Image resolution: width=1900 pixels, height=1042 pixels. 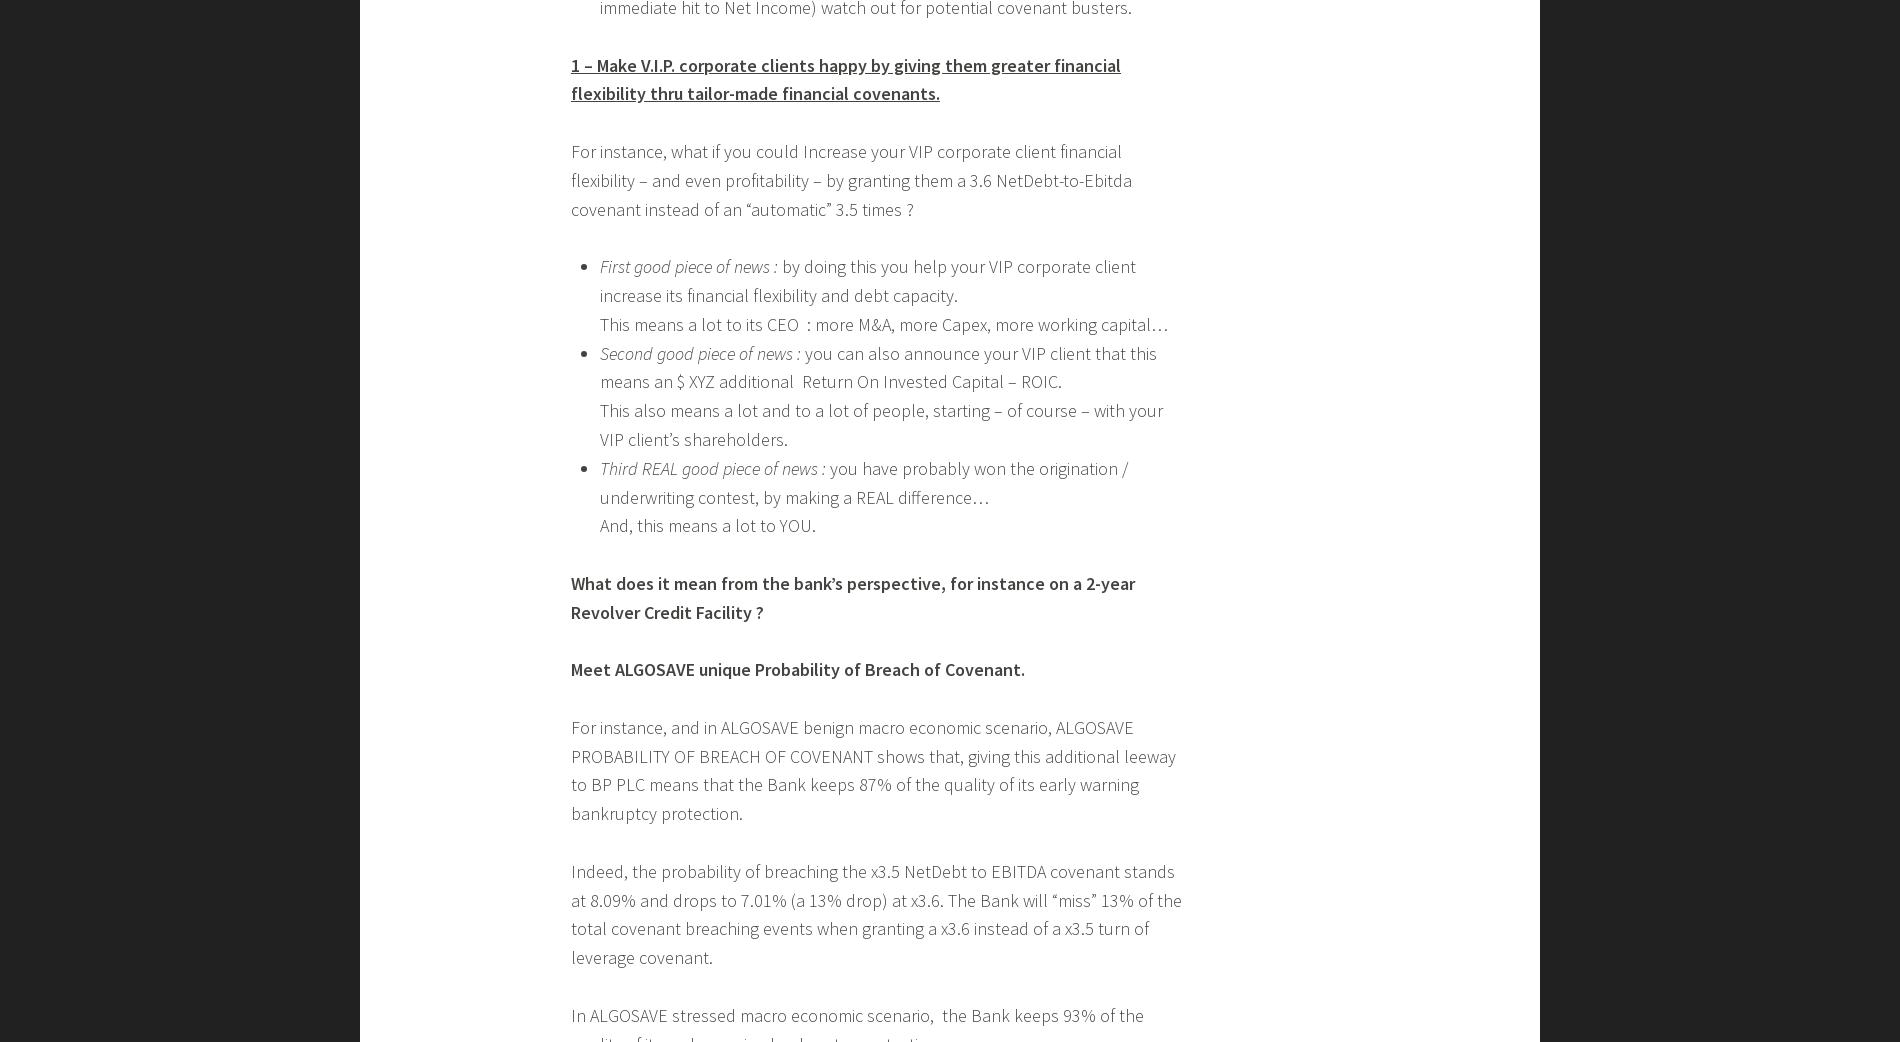 I want to click on 'Transform risk analytics into Competitive edge for investments and corporate loans', so click(x=857, y=404).